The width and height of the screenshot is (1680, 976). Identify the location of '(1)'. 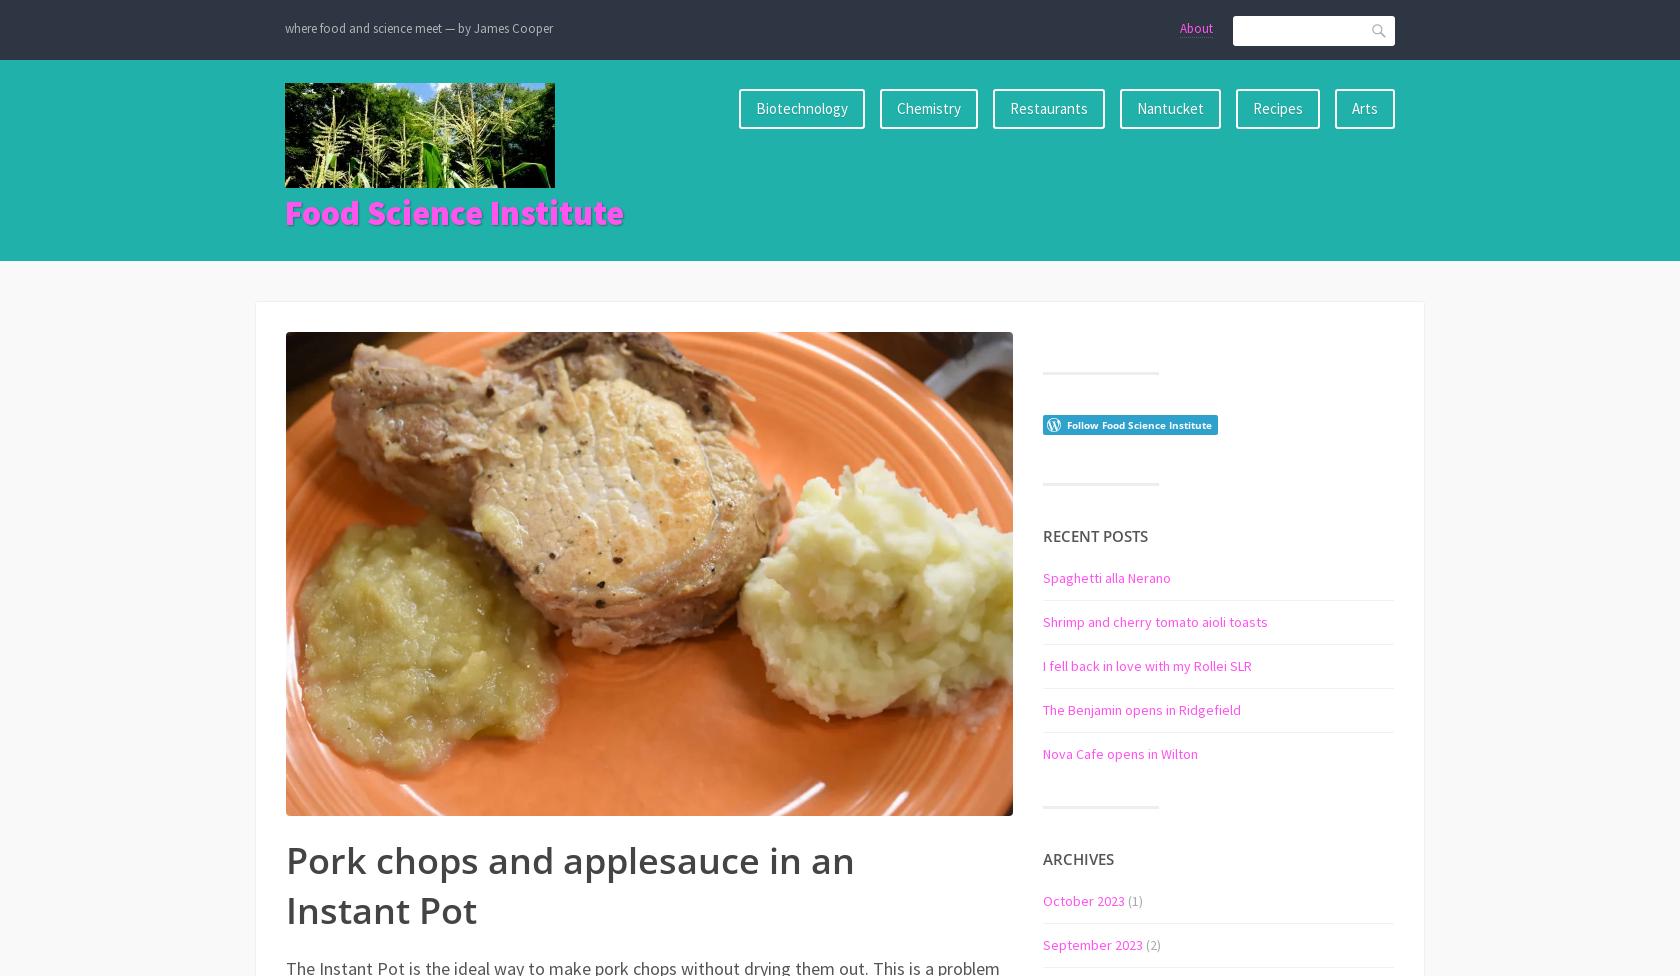
(1134, 898).